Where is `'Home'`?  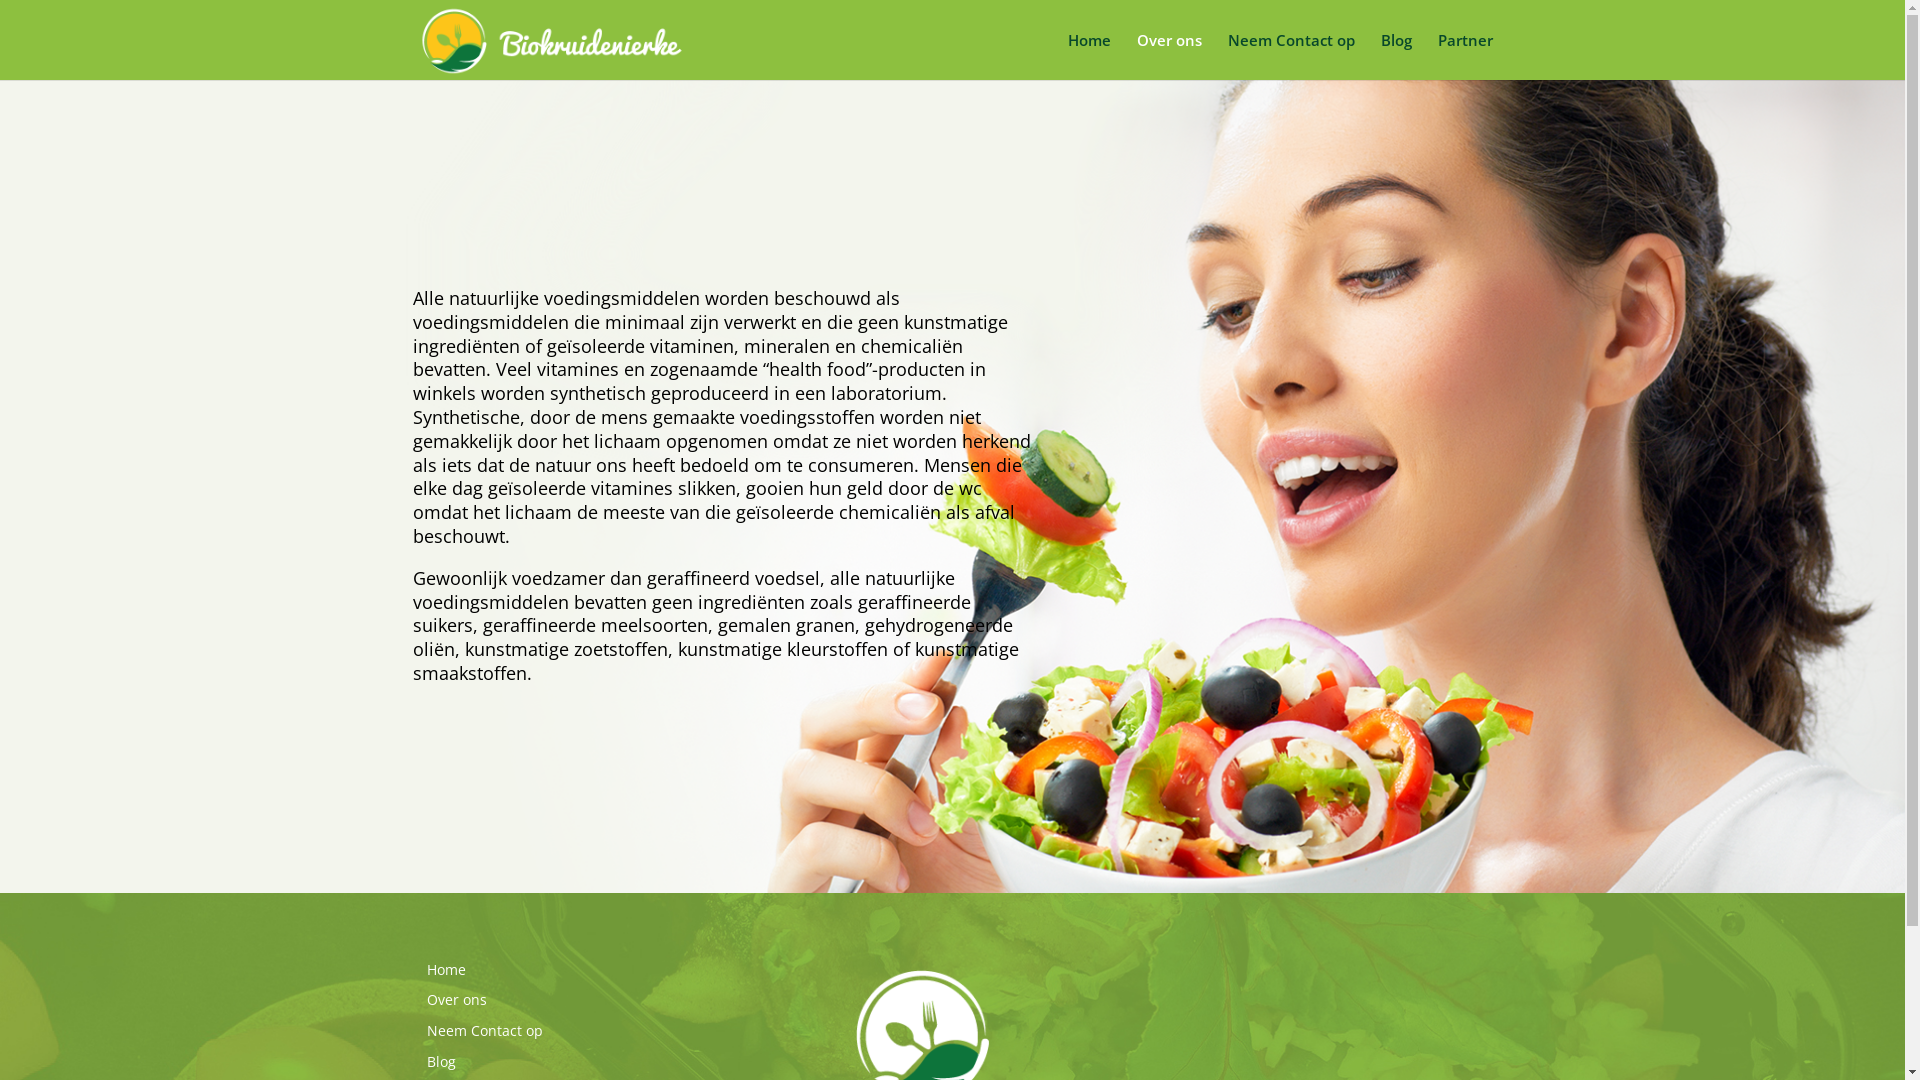
'Home' is located at coordinates (444, 968).